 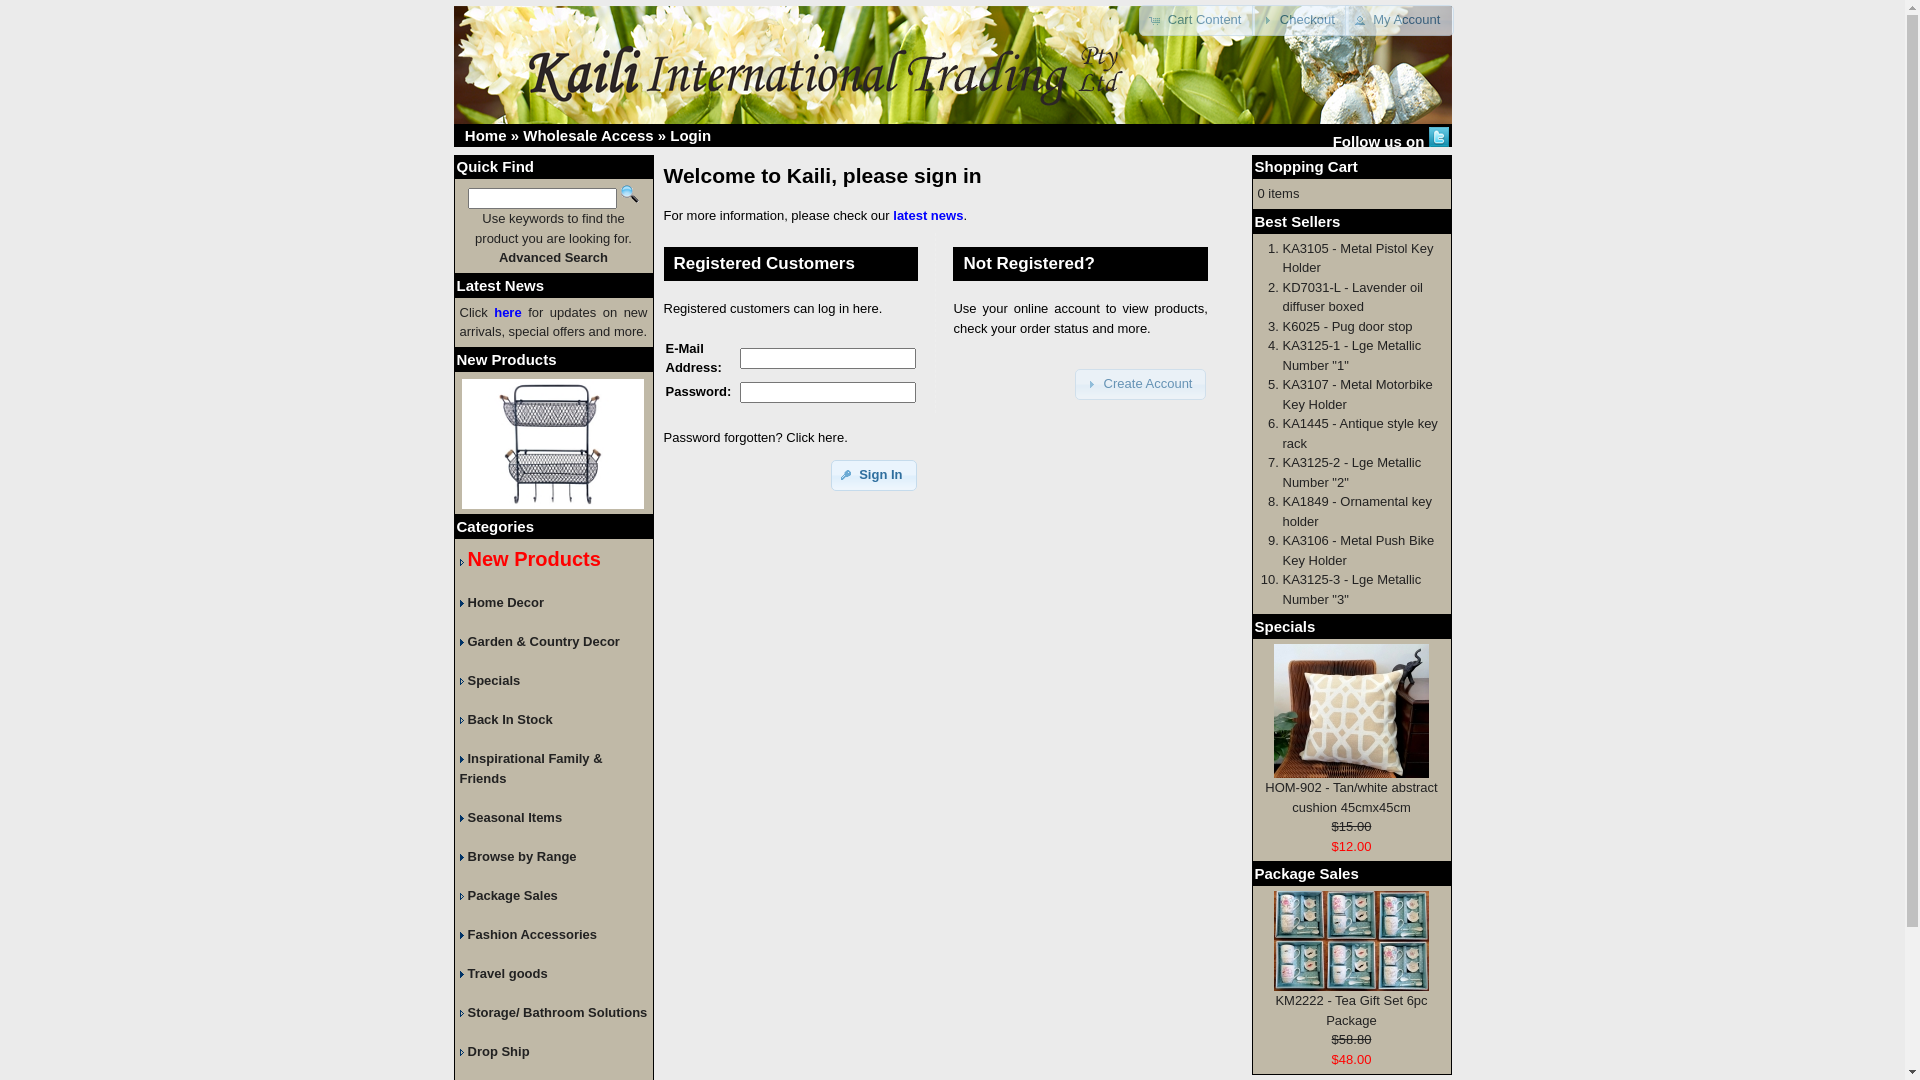 What do you see at coordinates (926, 215) in the screenshot?
I see `'latest news'` at bounding box center [926, 215].